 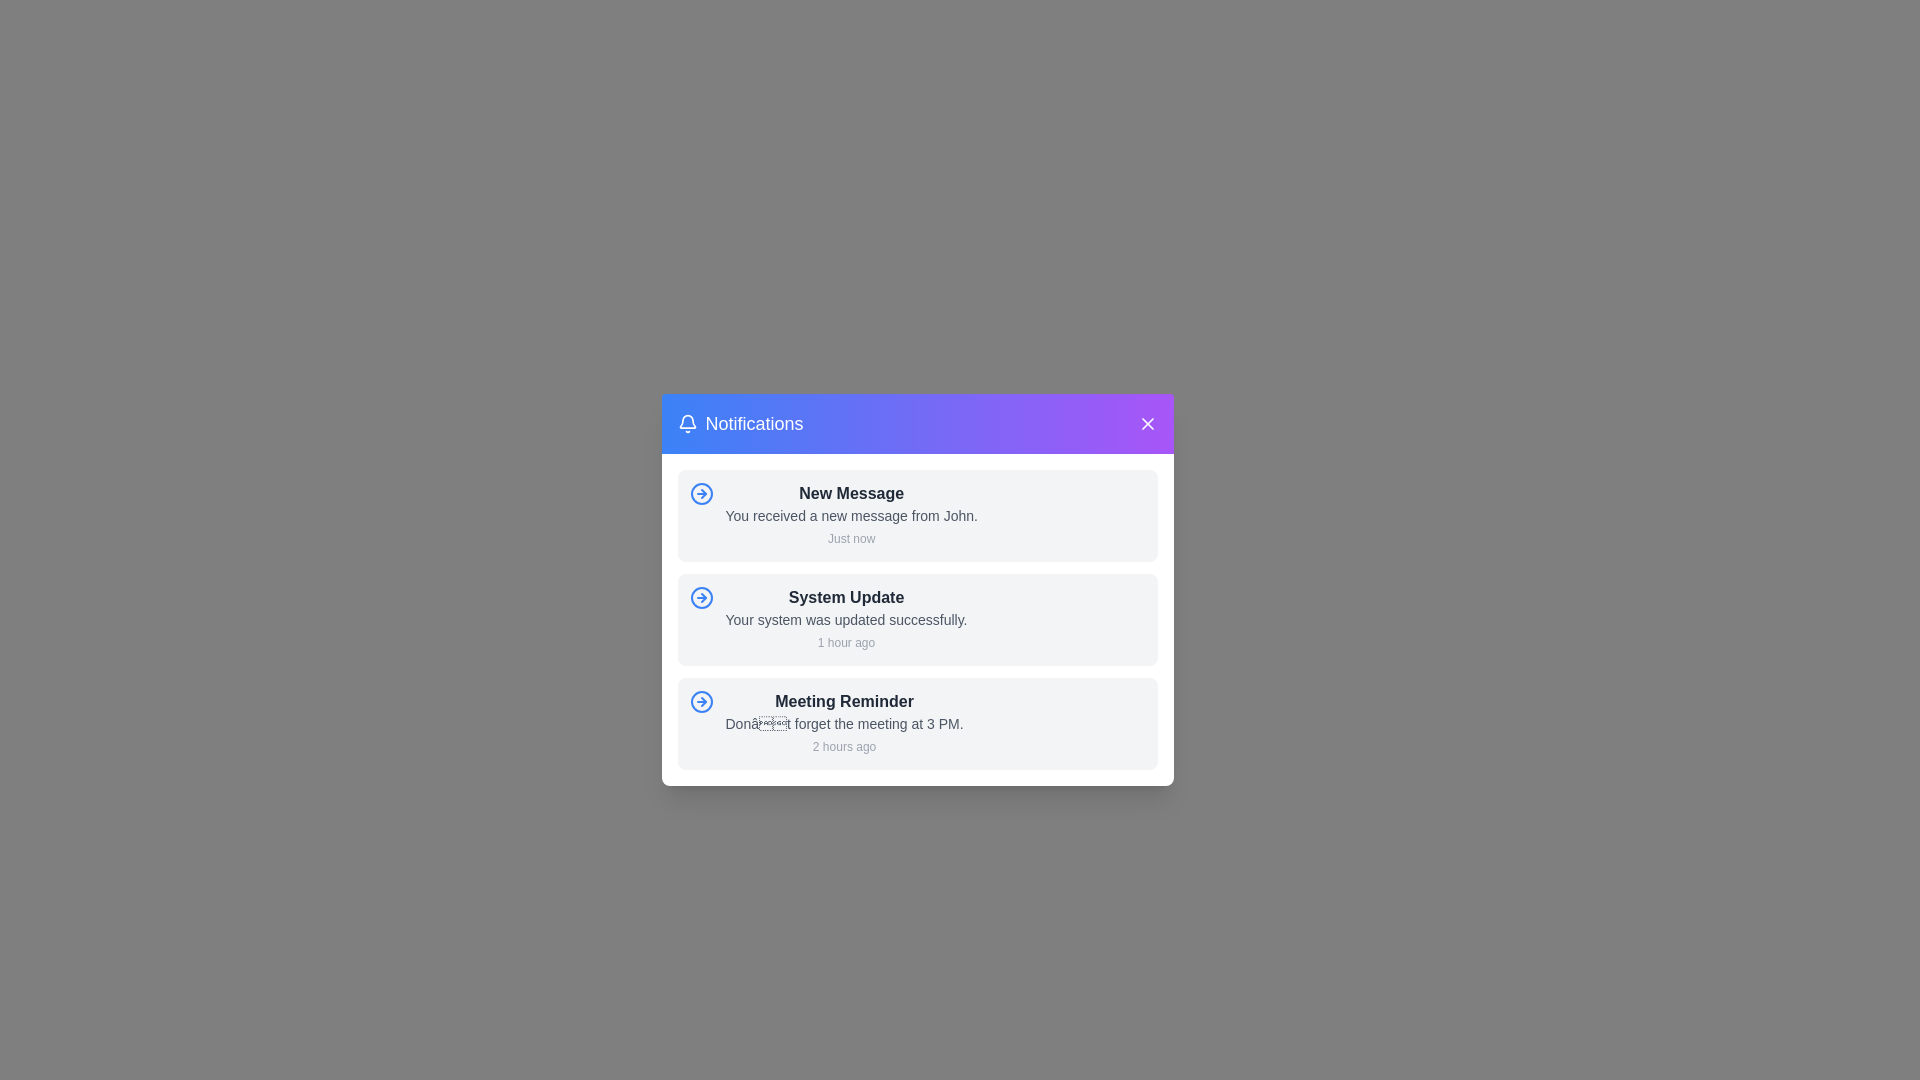 I want to click on the text label displaying 'Just now' in light gray font, located under the message content in the notification titled 'New Message', so click(x=851, y=538).